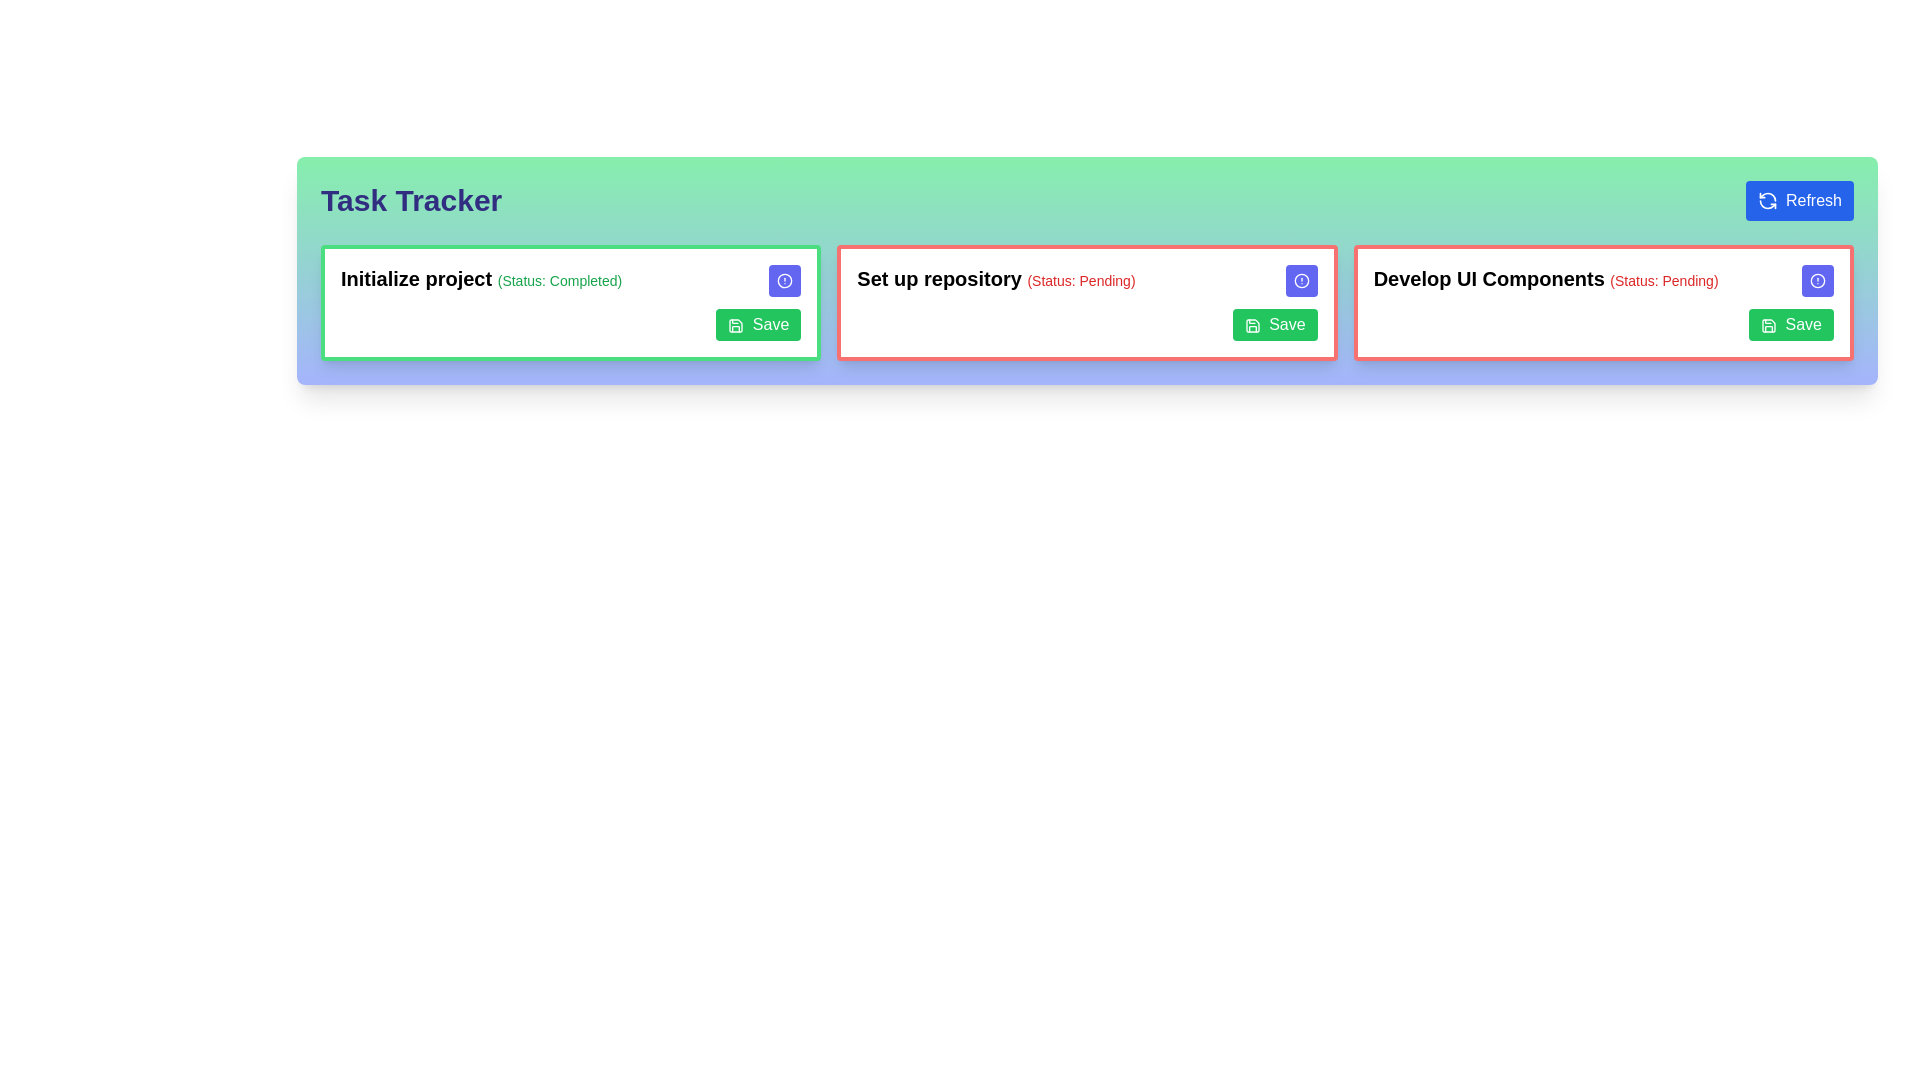 The height and width of the screenshot is (1080, 1920). I want to click on the 'Save' button with a green background and white text located at the bottom-right corner of the 'Initialize project' card, so click(757, 323).